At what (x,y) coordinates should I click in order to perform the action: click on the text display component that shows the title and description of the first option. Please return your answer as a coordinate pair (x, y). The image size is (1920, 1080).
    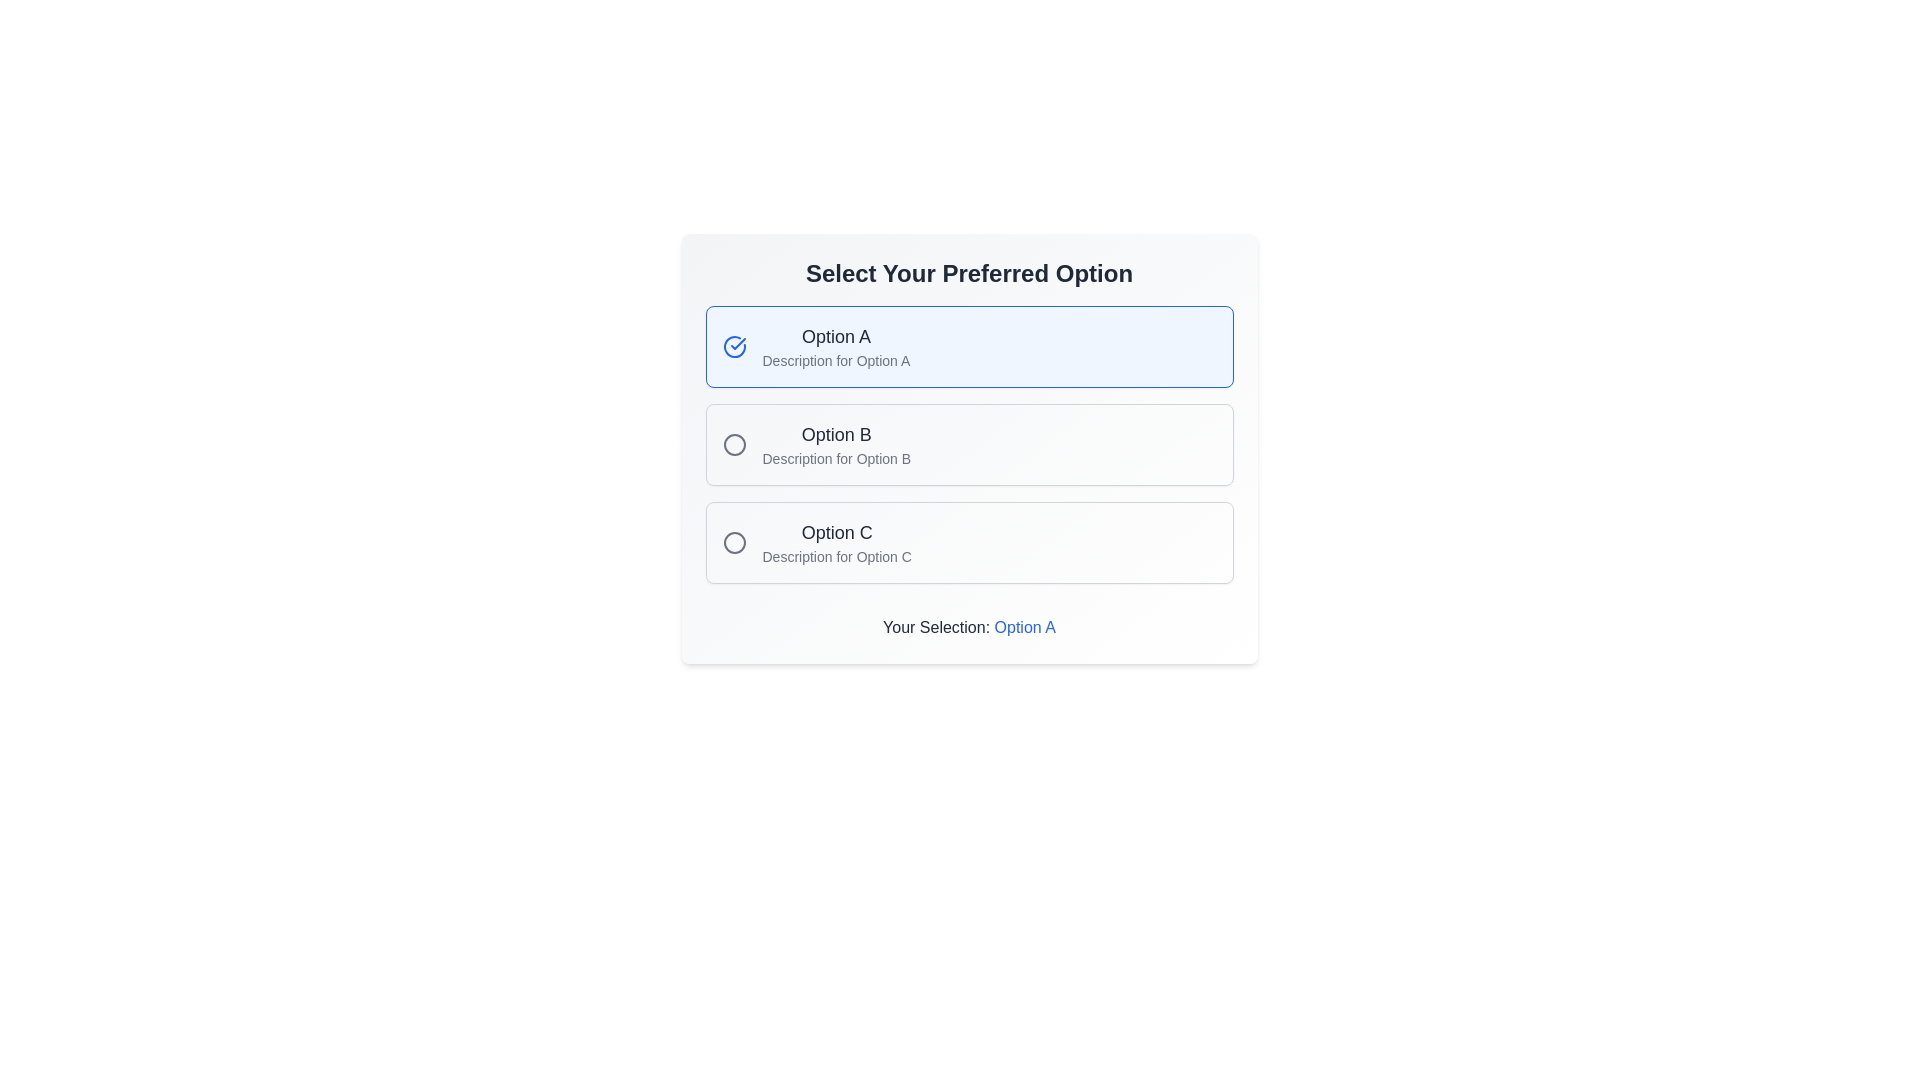
    Looking at the image, I should click on (836, 346).